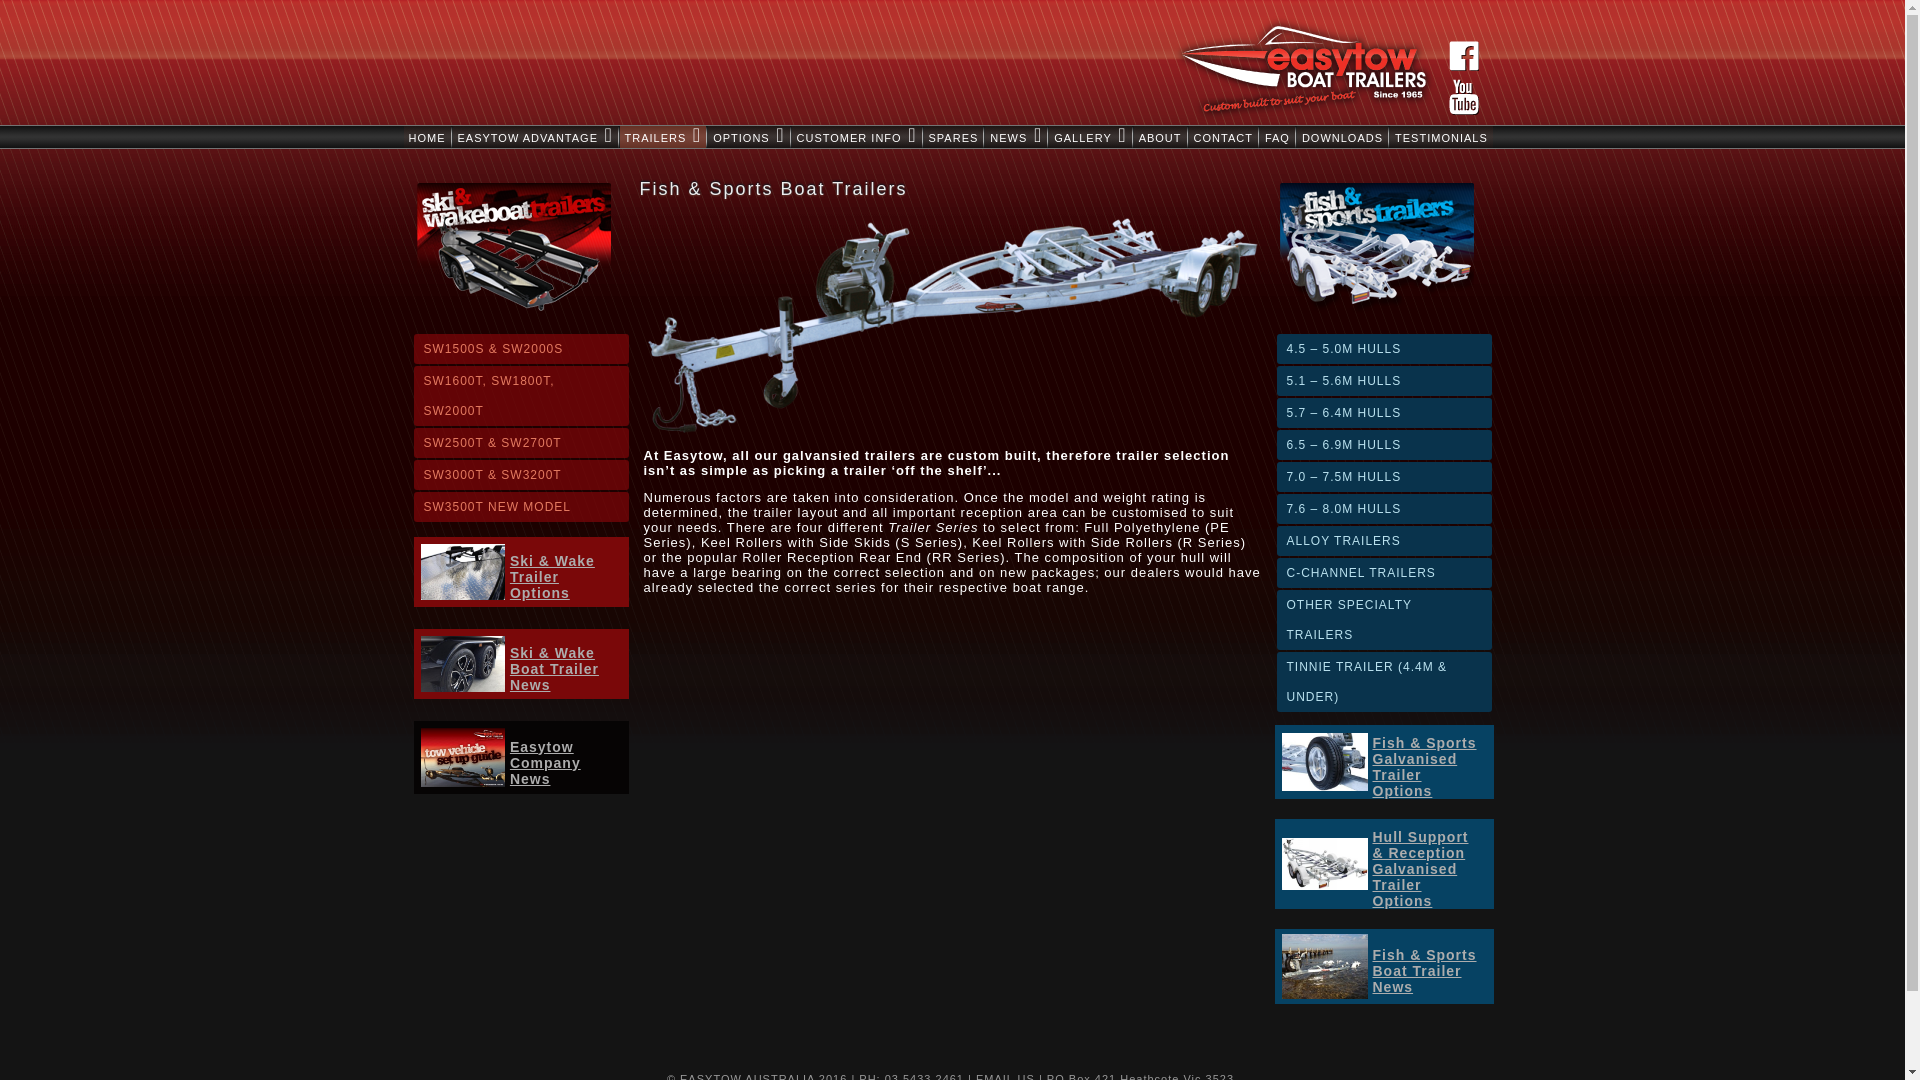  Describe the element at coordinates (1423, 766) in the screenshot. I see `'Fish & Sports Galvanised Trailer Options'` at that location.